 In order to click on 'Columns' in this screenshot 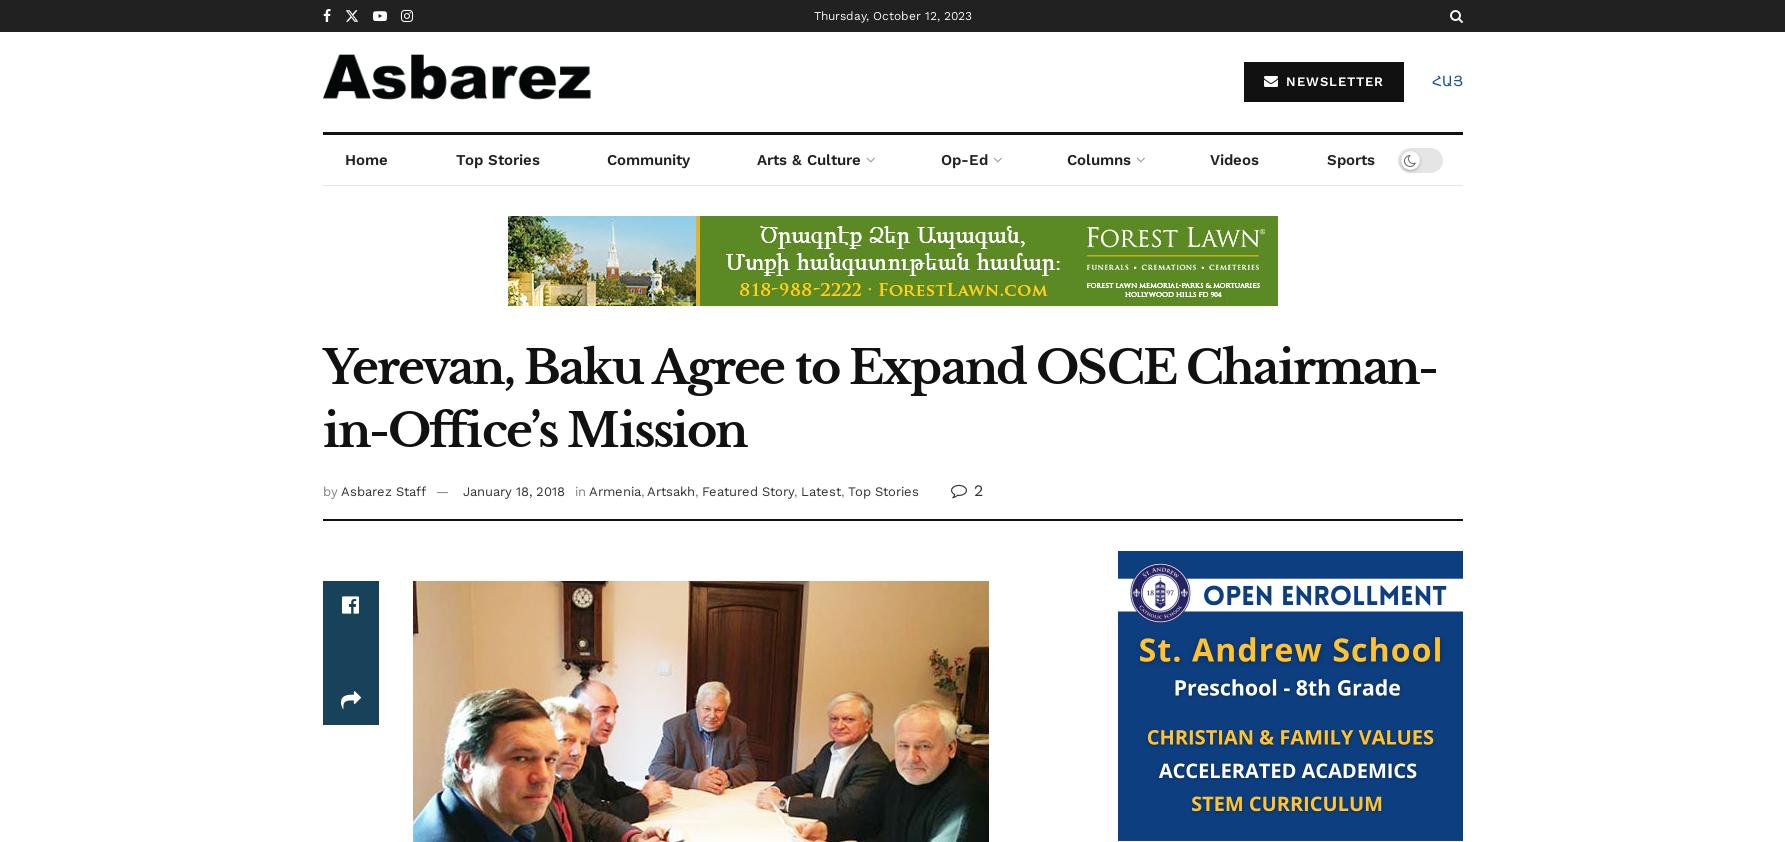, I will do `click(1099, 158)`.